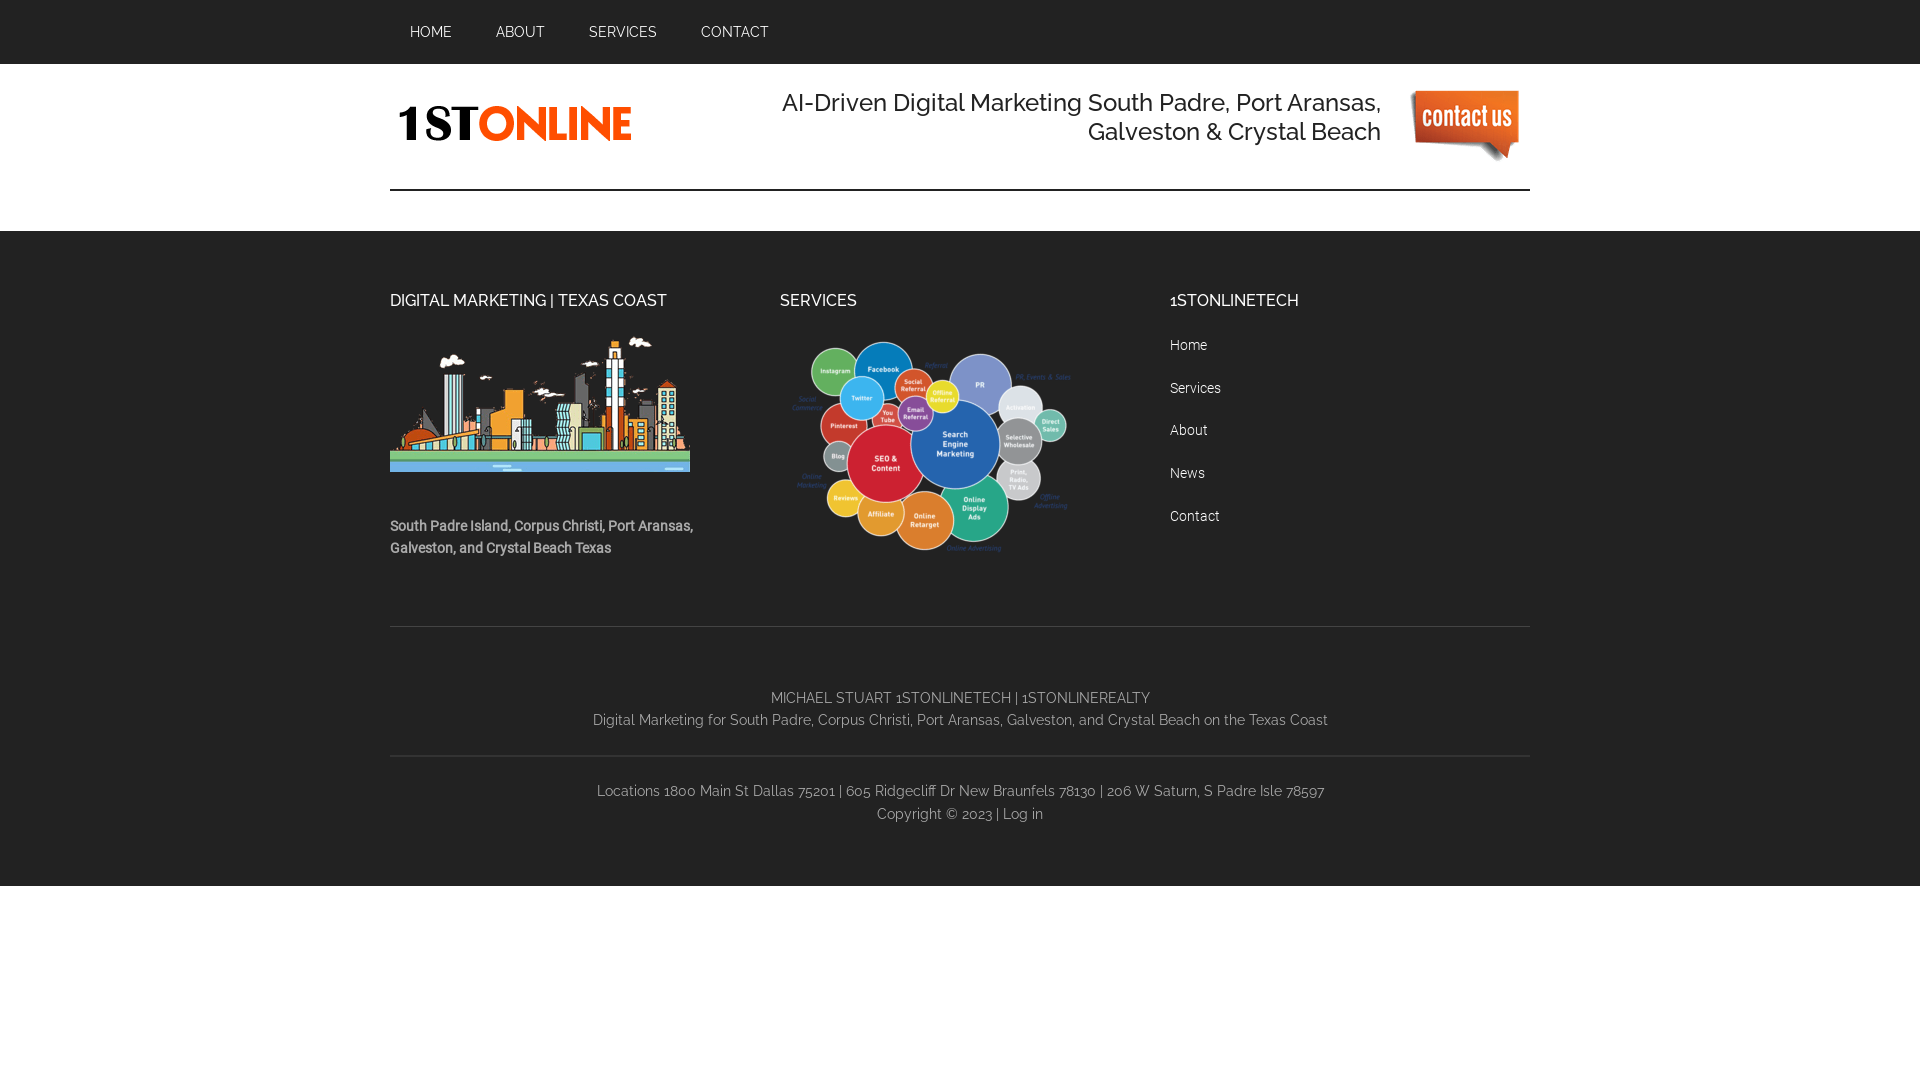  What do you see at coordinates (1187, 473) in the screenshot?
I see `'News'` at bounding box center [1187, 473].